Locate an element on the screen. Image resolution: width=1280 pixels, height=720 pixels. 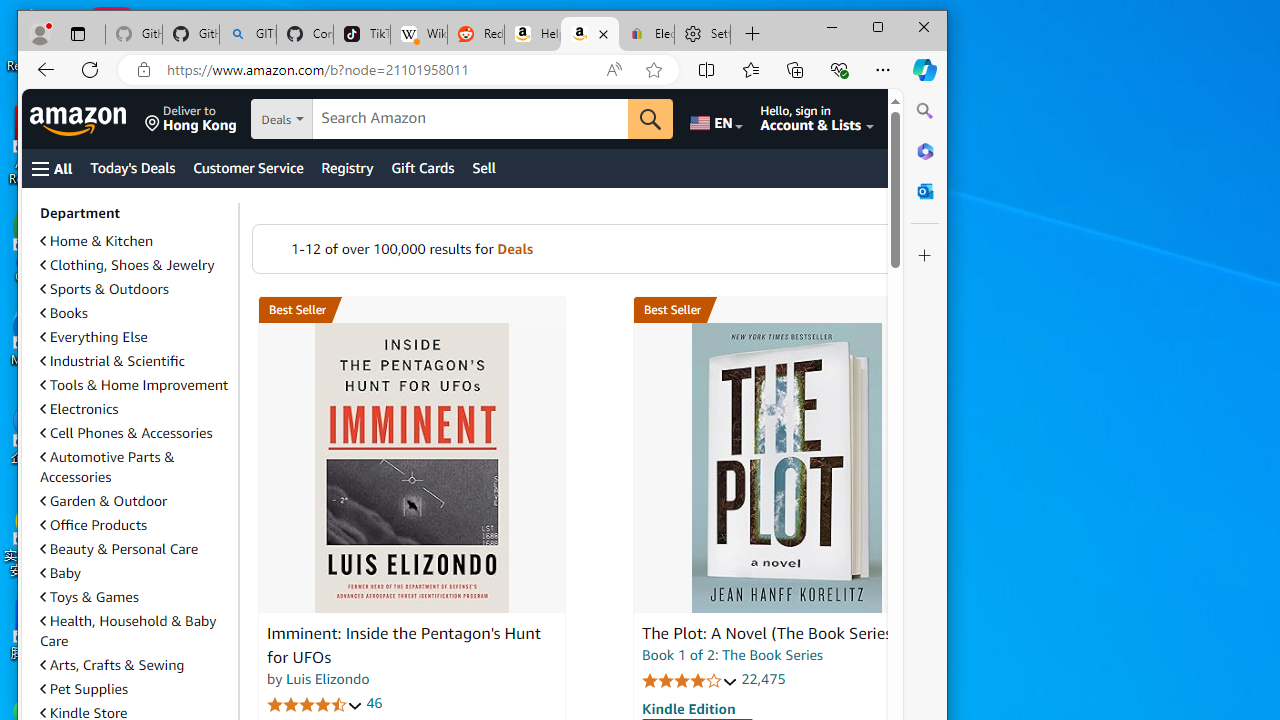
'Garden & Outdoor' is located at coordinates (134, 500).